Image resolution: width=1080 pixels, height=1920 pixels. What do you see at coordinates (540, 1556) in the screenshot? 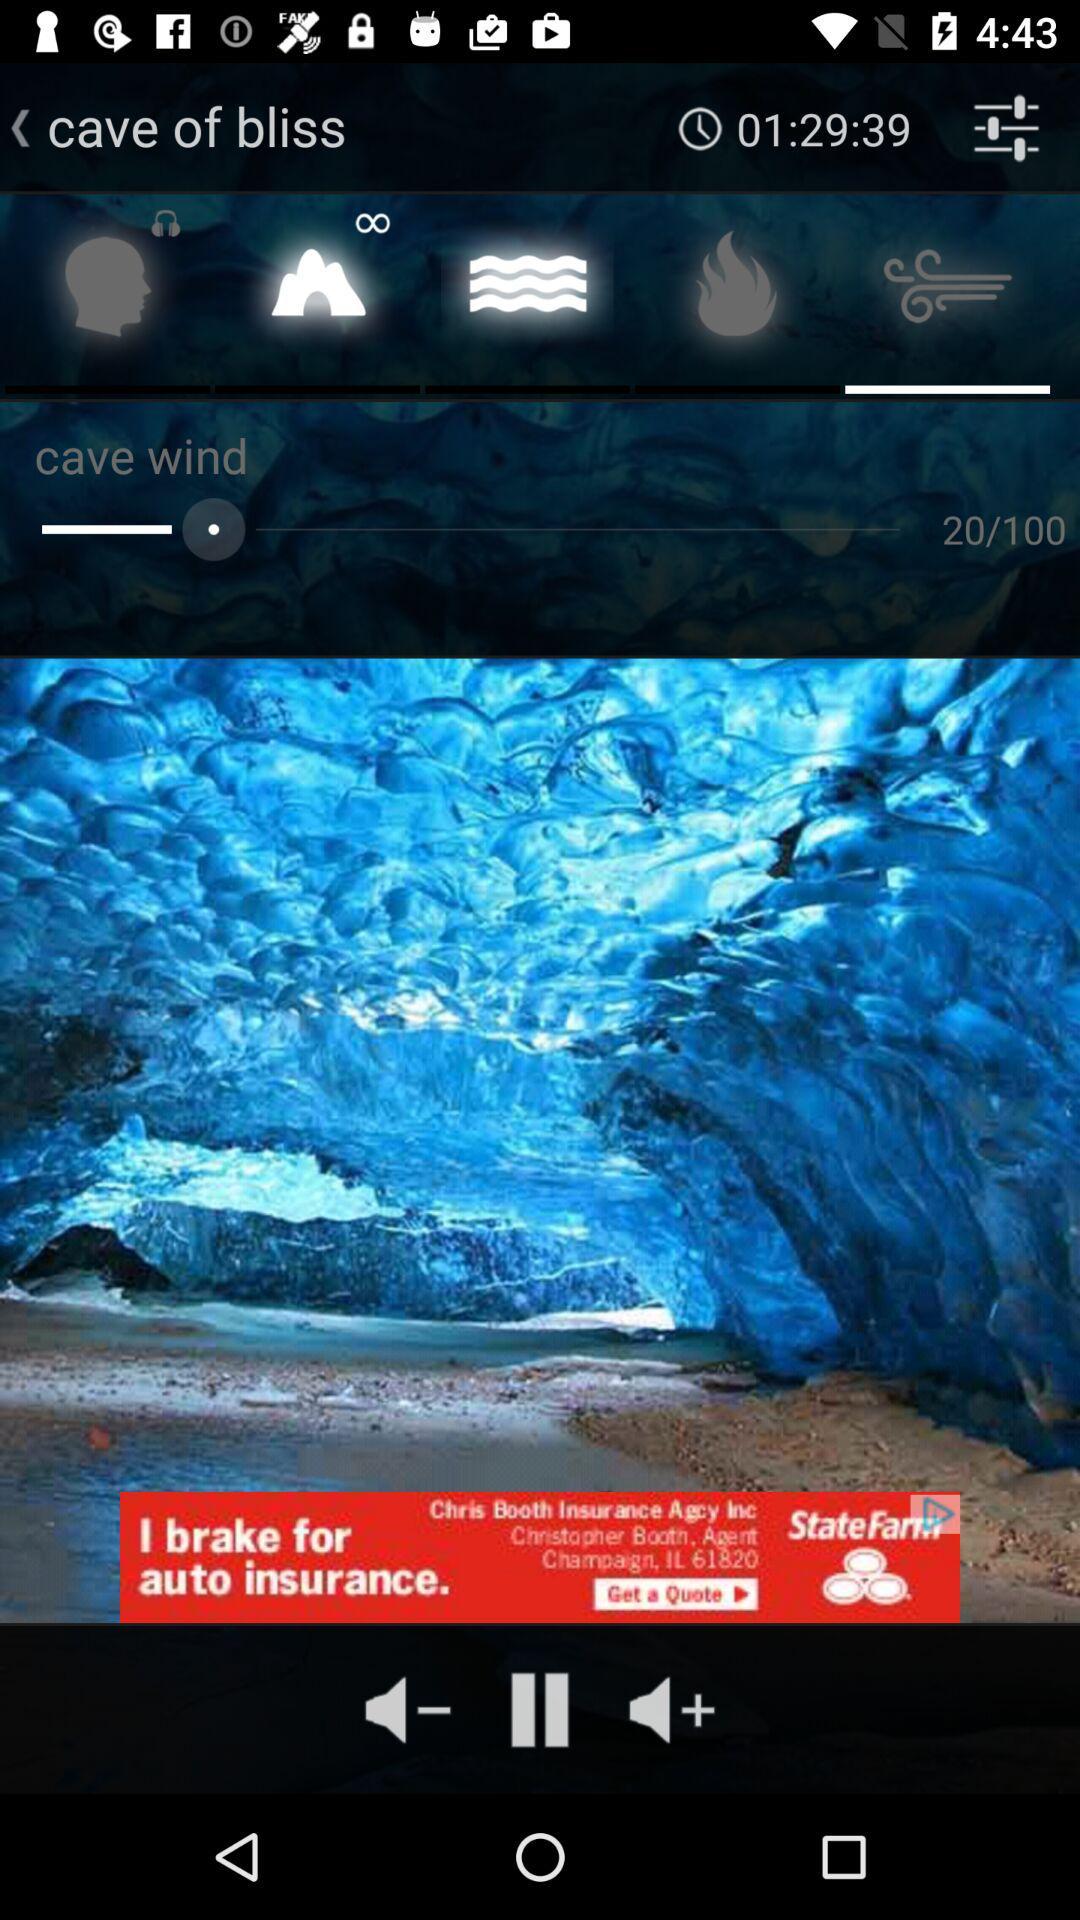
I see `learn about state farm insurance` at bounding box center [540, 1556].